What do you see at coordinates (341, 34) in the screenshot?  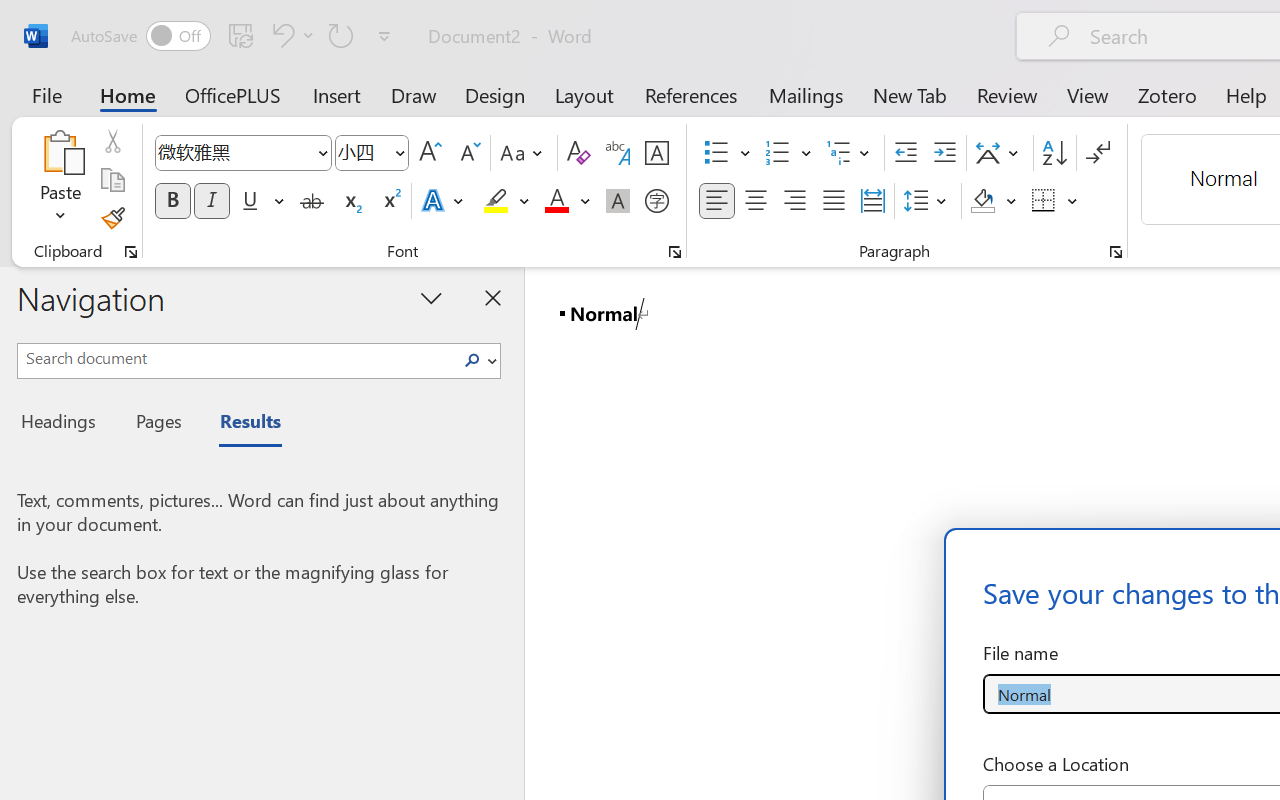 I see `'Repeat Style'` at bounding box center [341, 34].